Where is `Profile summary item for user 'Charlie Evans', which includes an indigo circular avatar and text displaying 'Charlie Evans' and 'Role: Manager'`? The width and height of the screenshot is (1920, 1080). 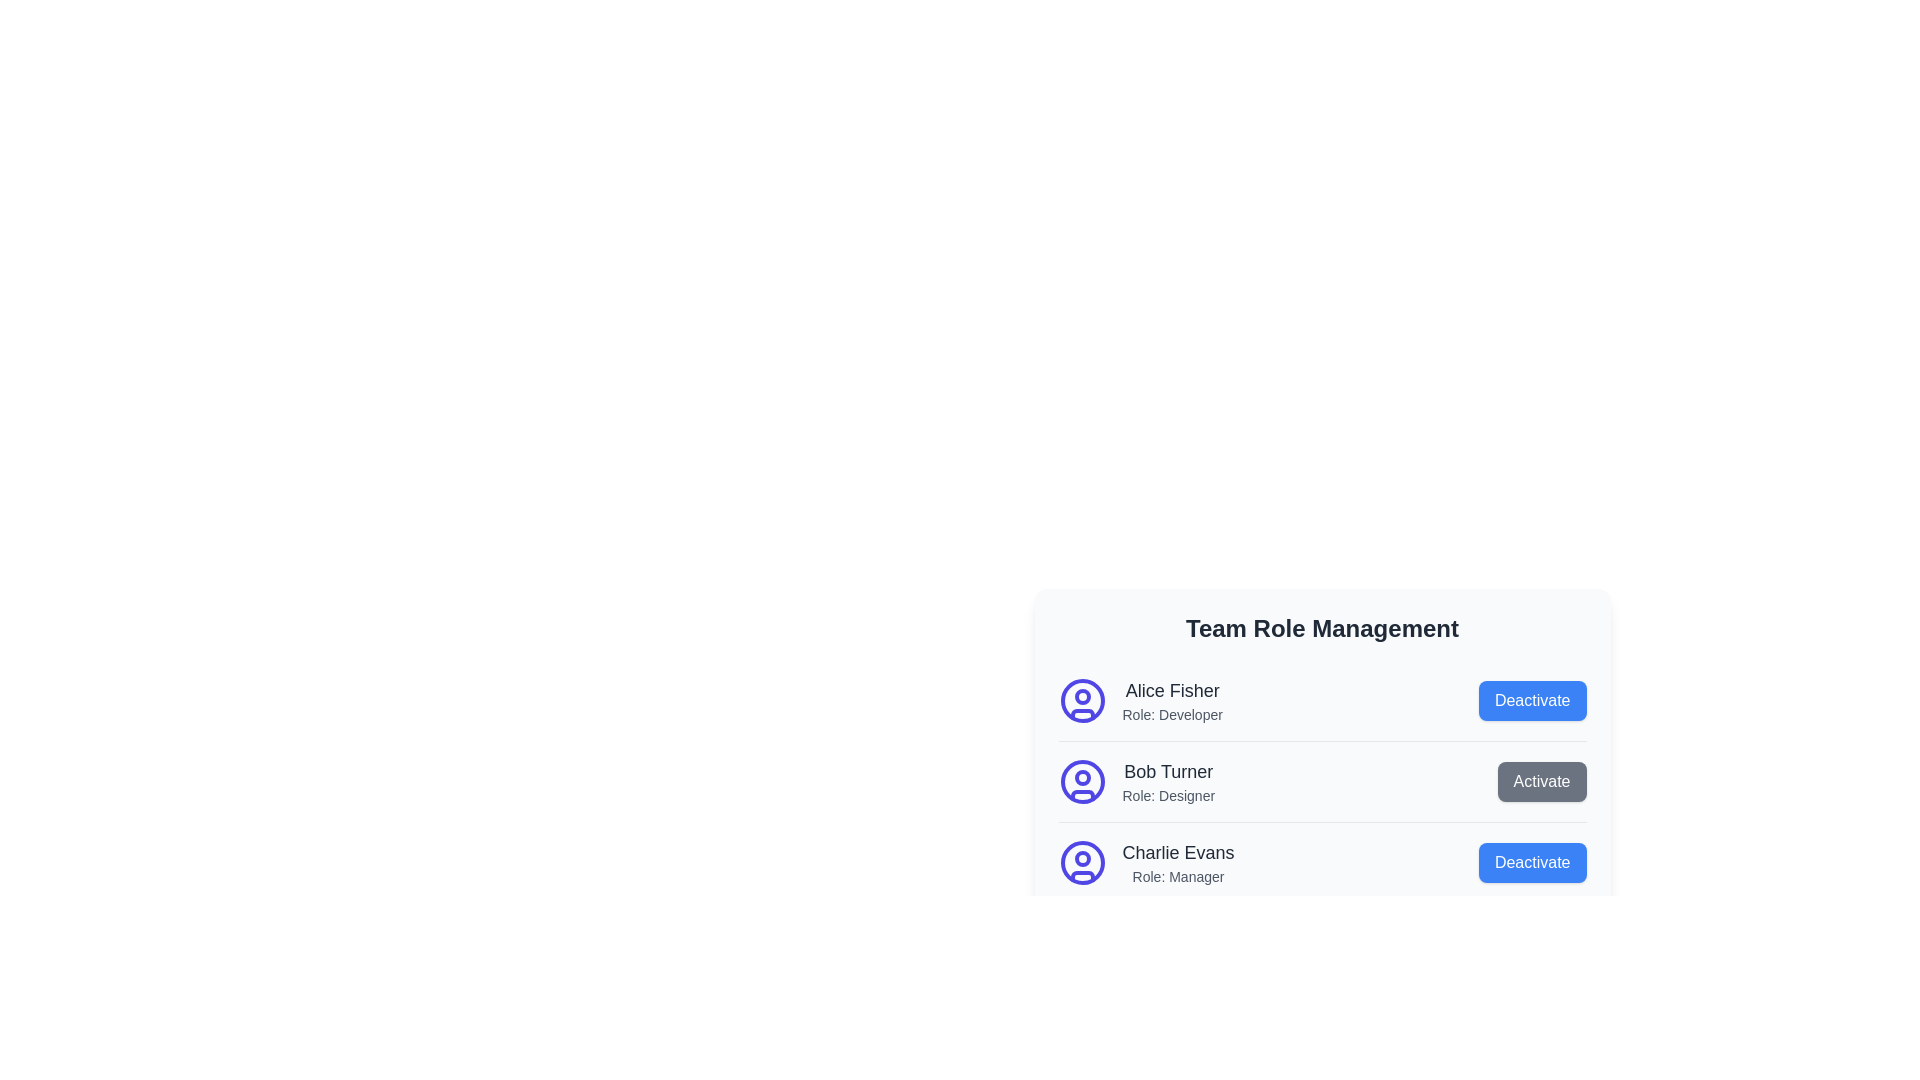
Profile summary item for user 'Charlie Evans', which includes an indigo circular avatar and text displaying 'Charlie Evans' and 'Role: Manager' is located at coordinates (1146, 862).